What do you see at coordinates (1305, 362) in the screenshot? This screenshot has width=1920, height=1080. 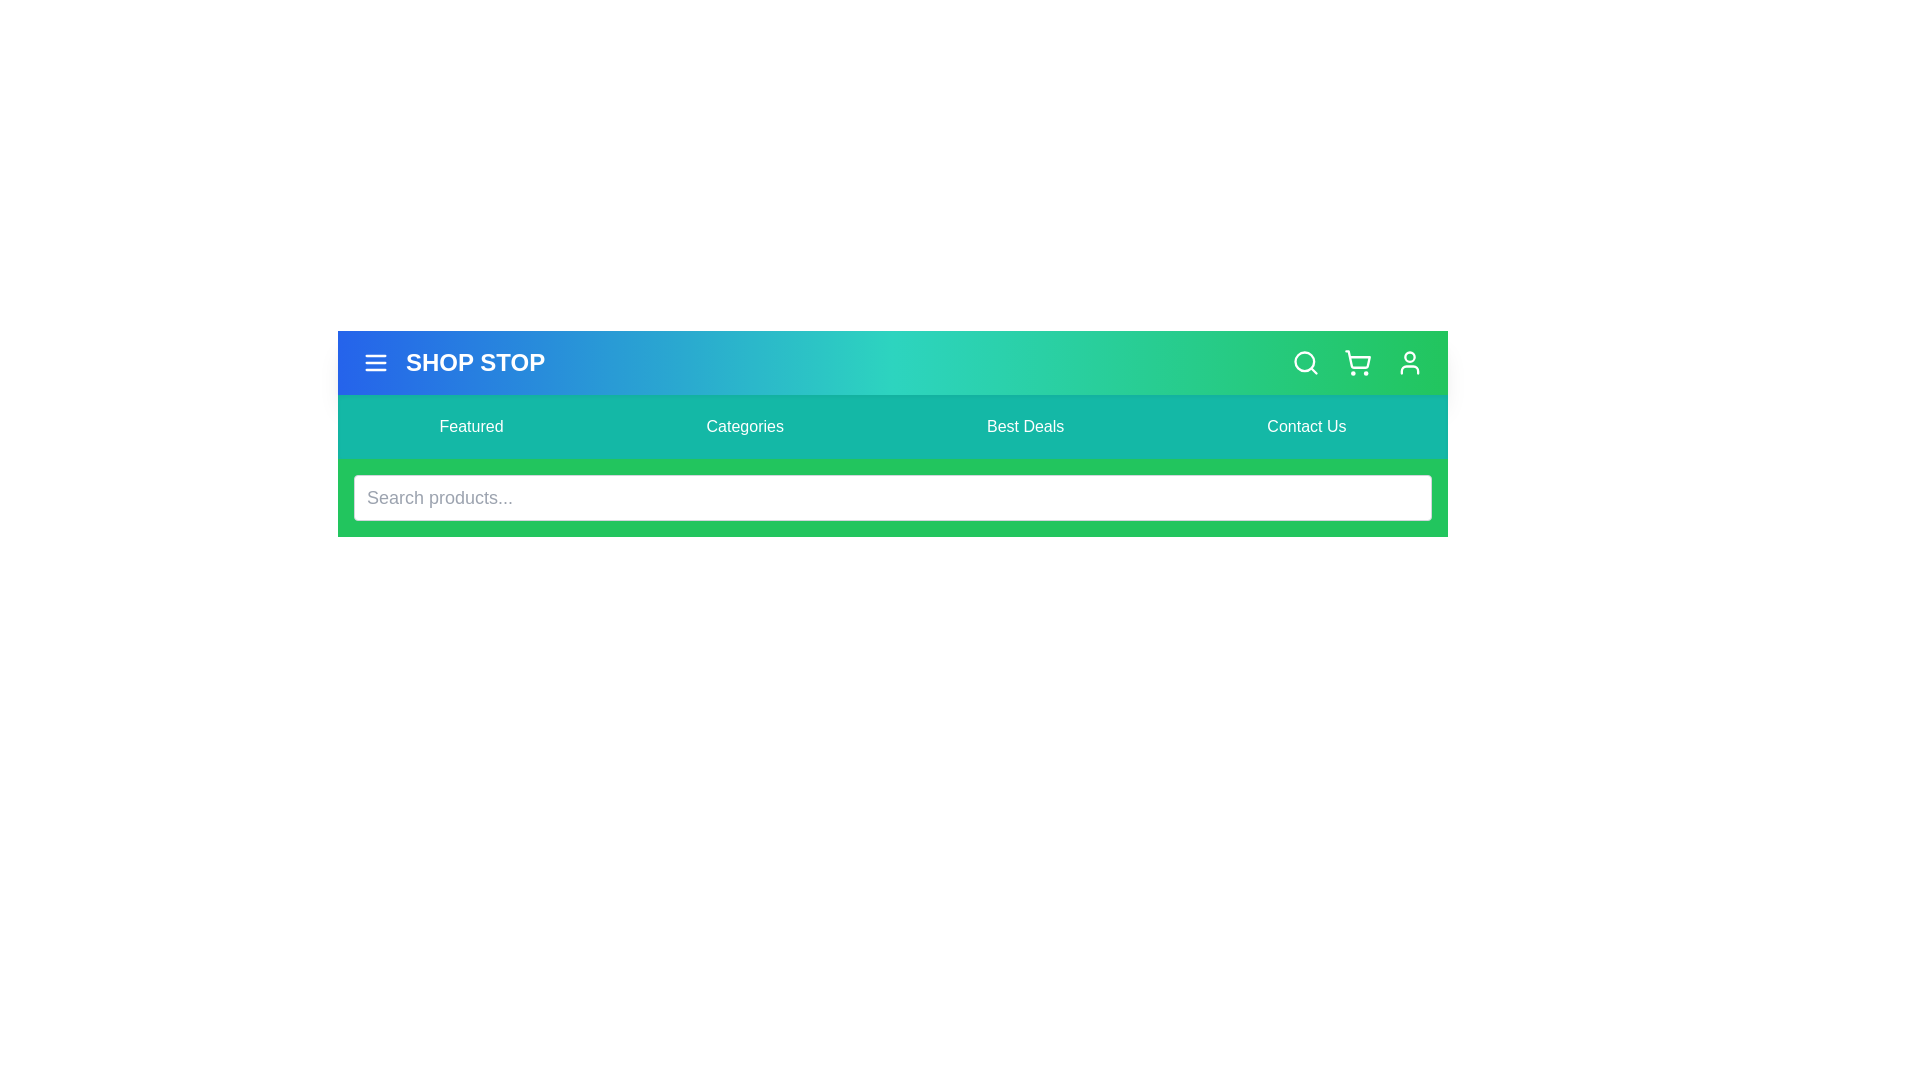 I see `the search icon to toggle the visibility of the search bar` at bounding box center [1305, 362].